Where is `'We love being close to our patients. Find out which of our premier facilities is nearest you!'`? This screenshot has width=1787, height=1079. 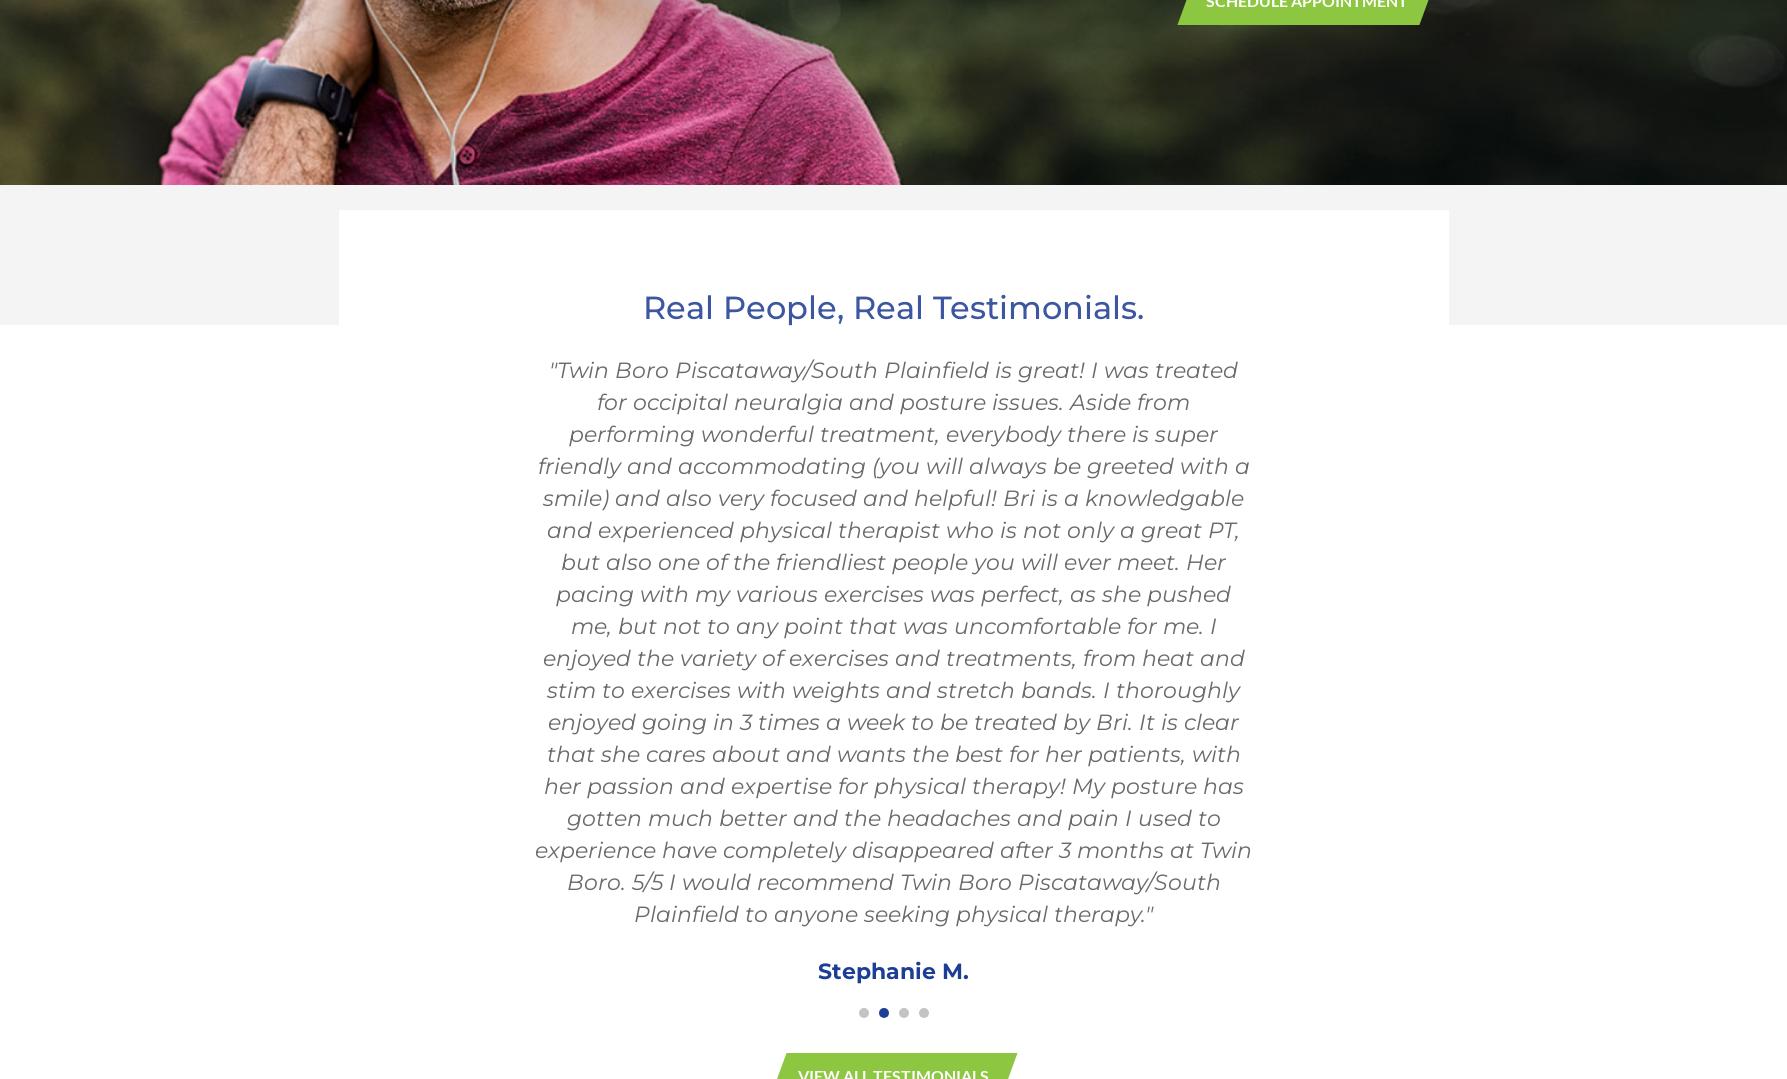 'We love being close to our patients. Find out which of our premier facilities is nearest you!' is located at coordinates (892, 845).